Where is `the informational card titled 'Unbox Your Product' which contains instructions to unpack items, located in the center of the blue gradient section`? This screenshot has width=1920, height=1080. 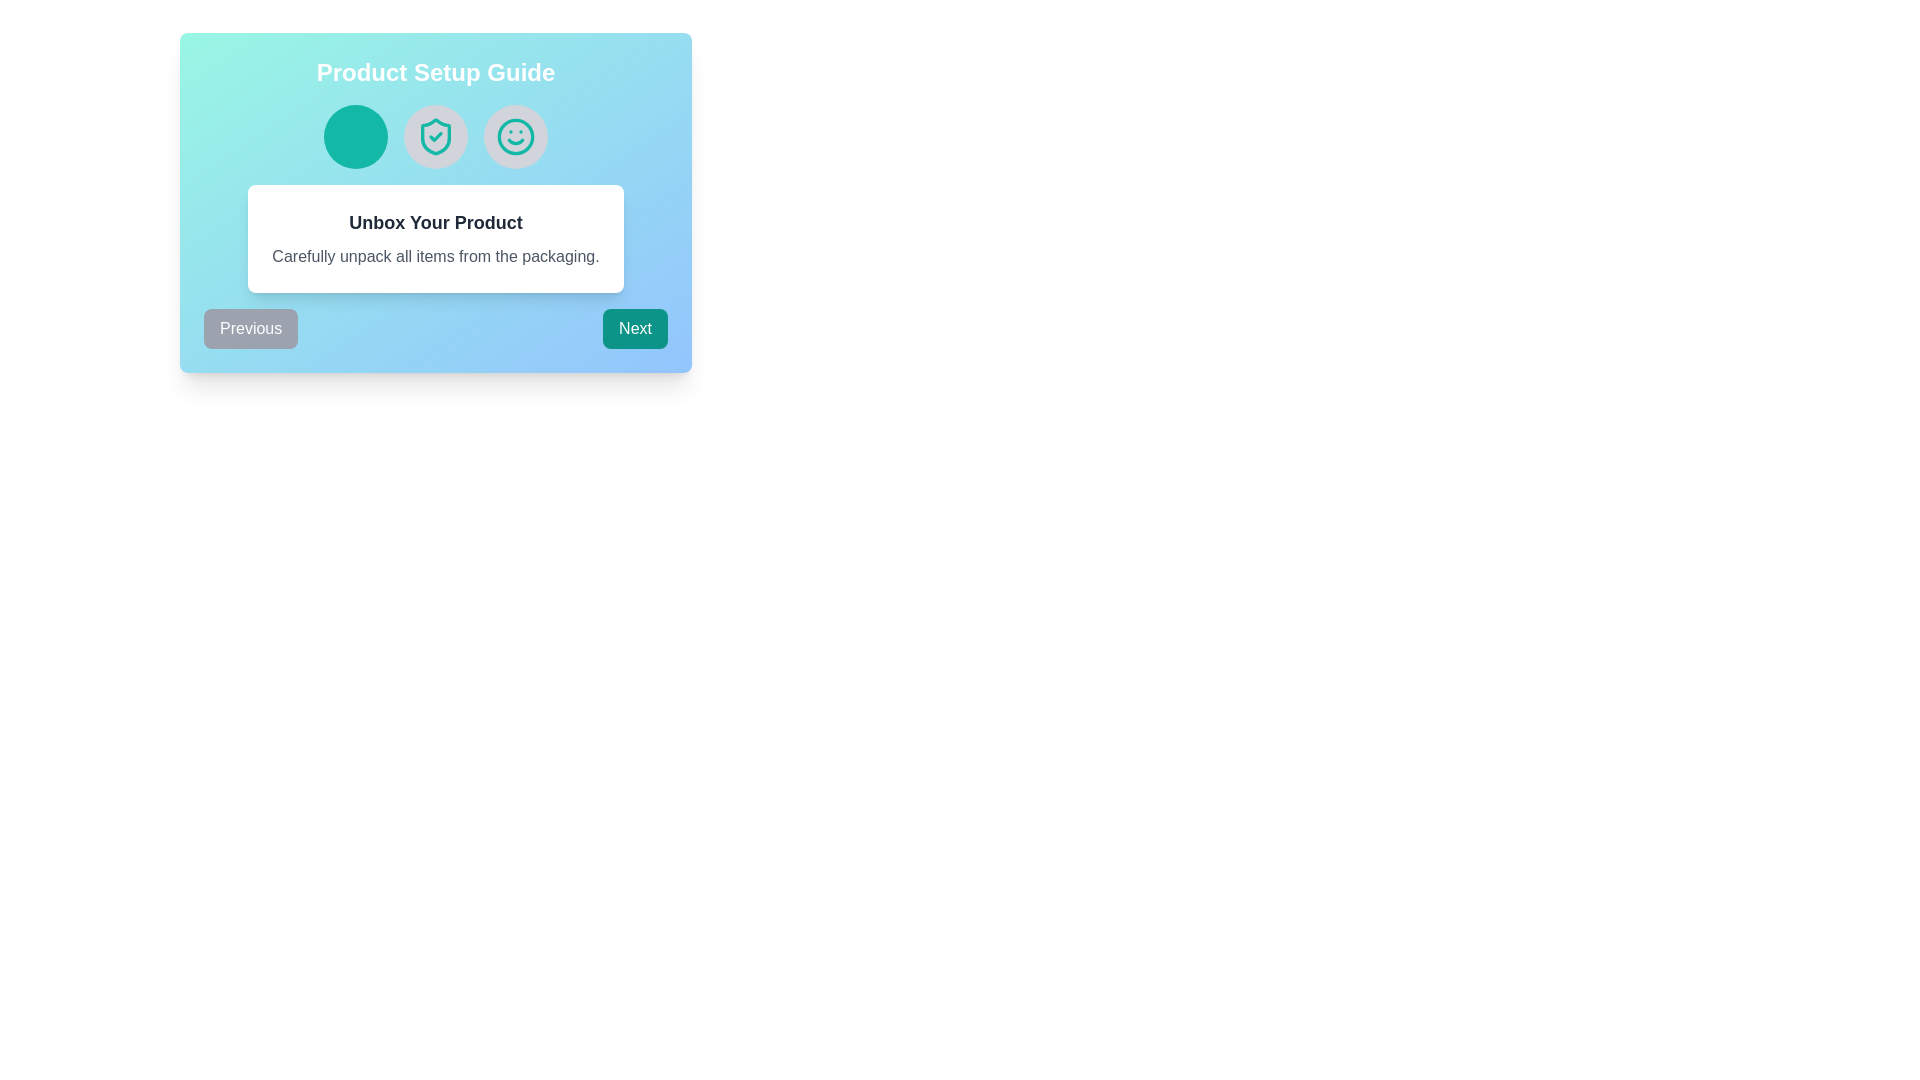 the informational card titled 'Unbox Your Product' which contains instructions to unpack items, located in the center of the blue gradient section is located at coordinates (435, 238).